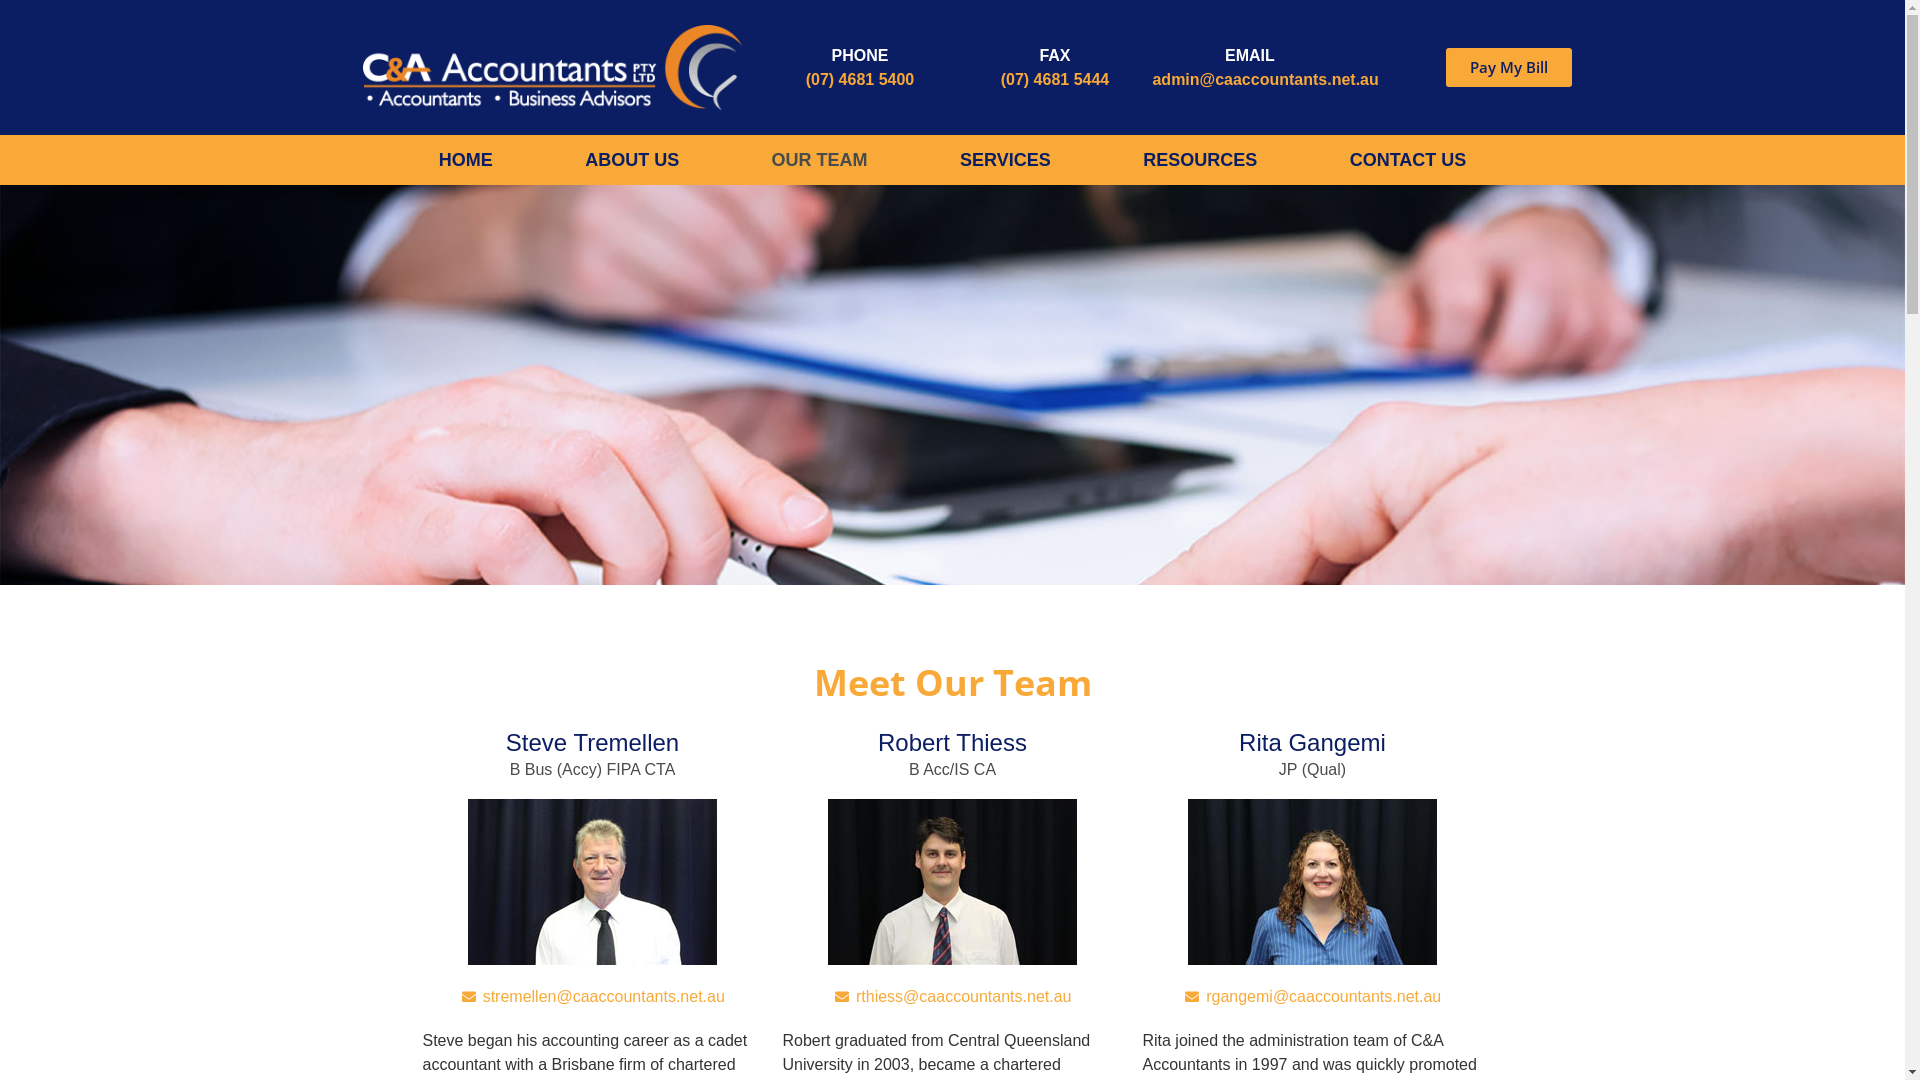 This screenshot has width=1920, height=1080. Describe the element at coordinates (1311, 996) in the screenshot. I see `'rgangemi@caaccountants.net.au'` at that location.